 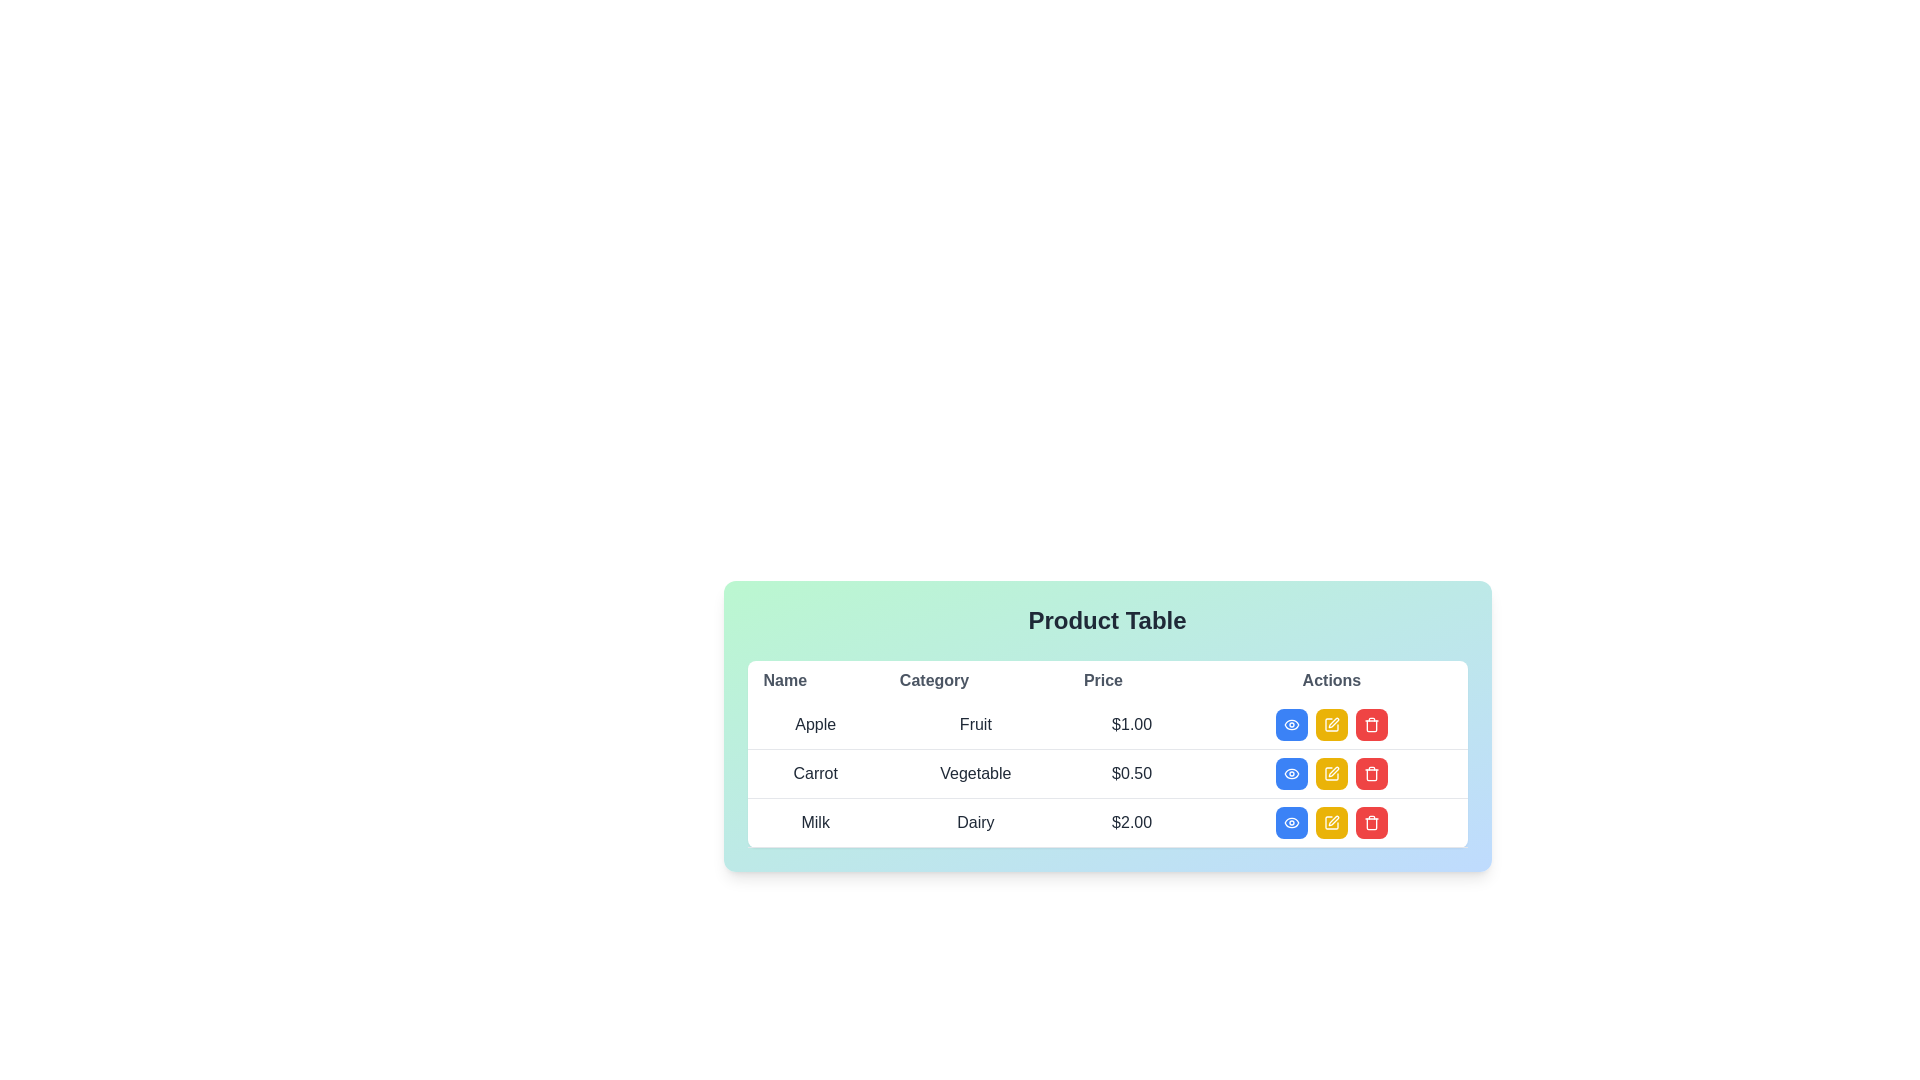 I want to click on the 'view' icon button in the 'Actions' column of the first row in the 'Product Table', so click(x=1291, y=725).